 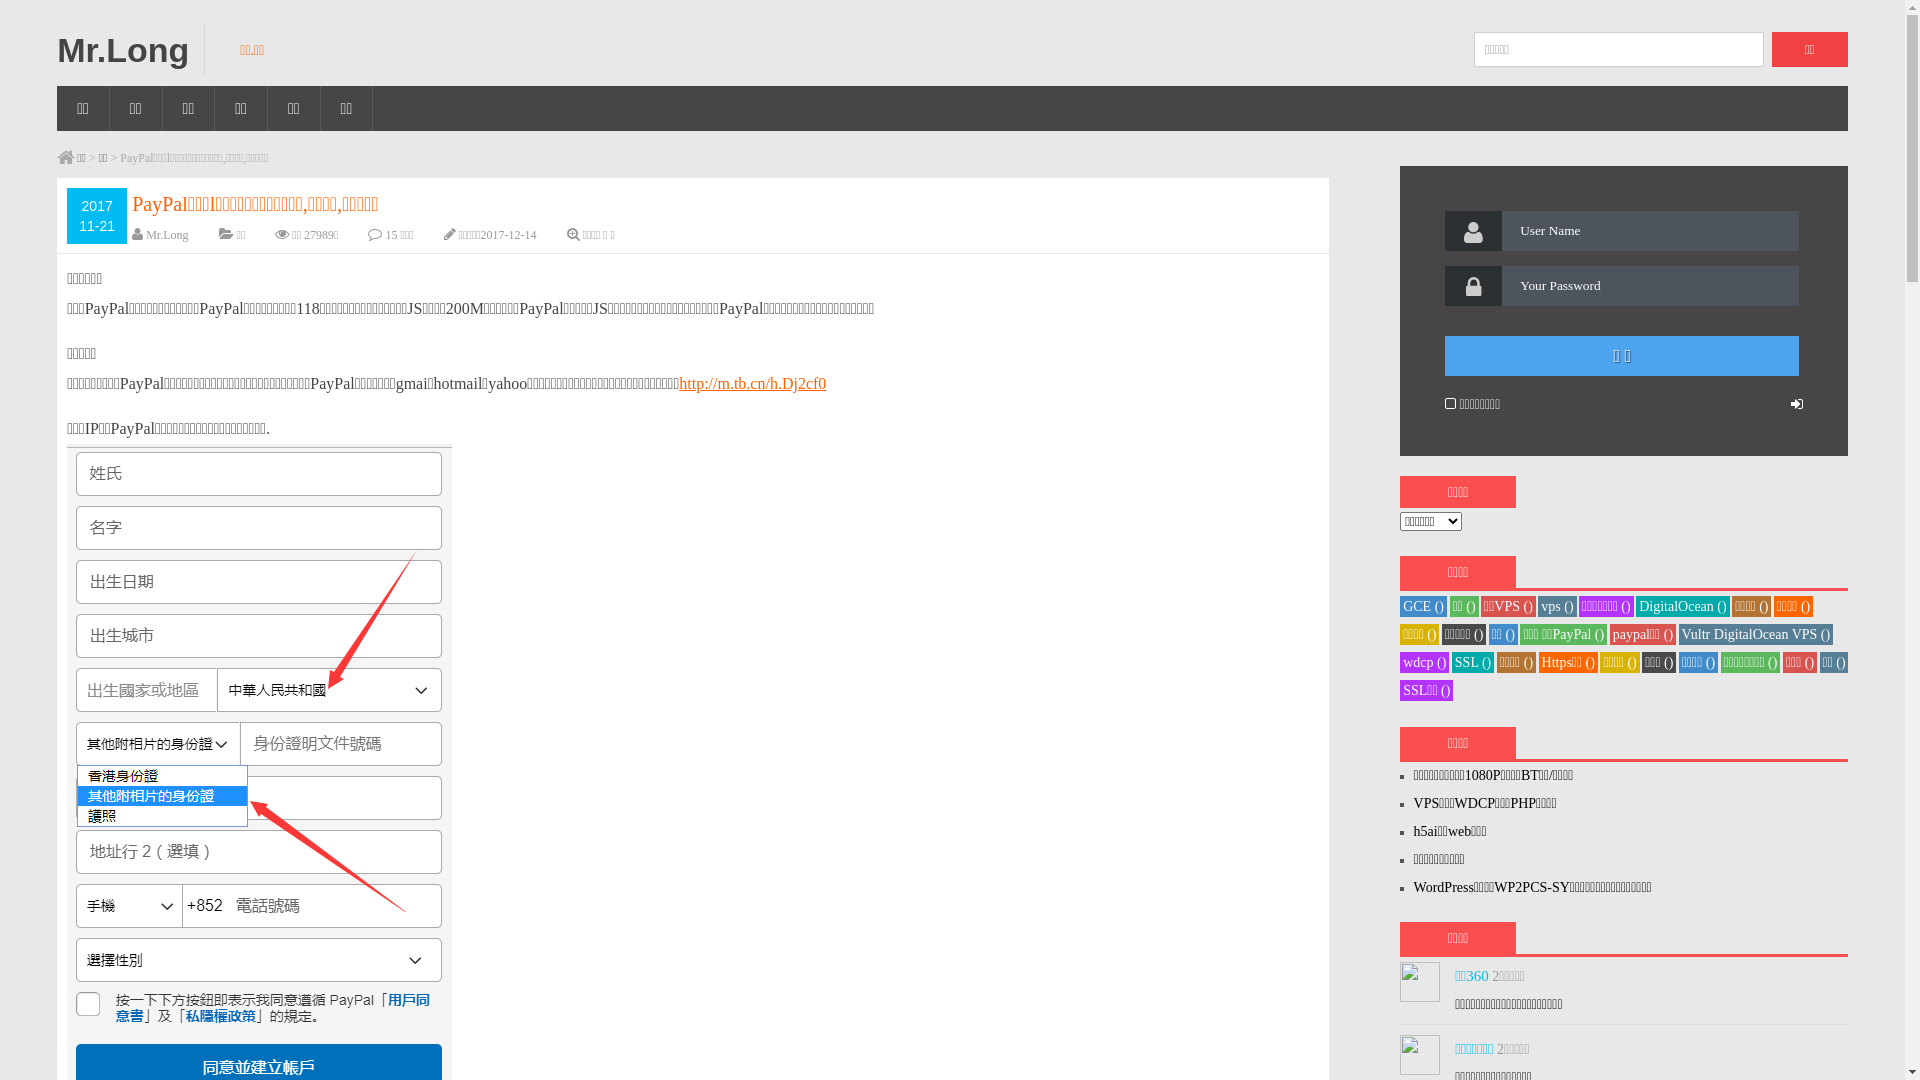 What do you see at coordinates (1681, 605) in the screenshot?
I see `'DigitalOcean ()'` at bounding box center [1681, 605].